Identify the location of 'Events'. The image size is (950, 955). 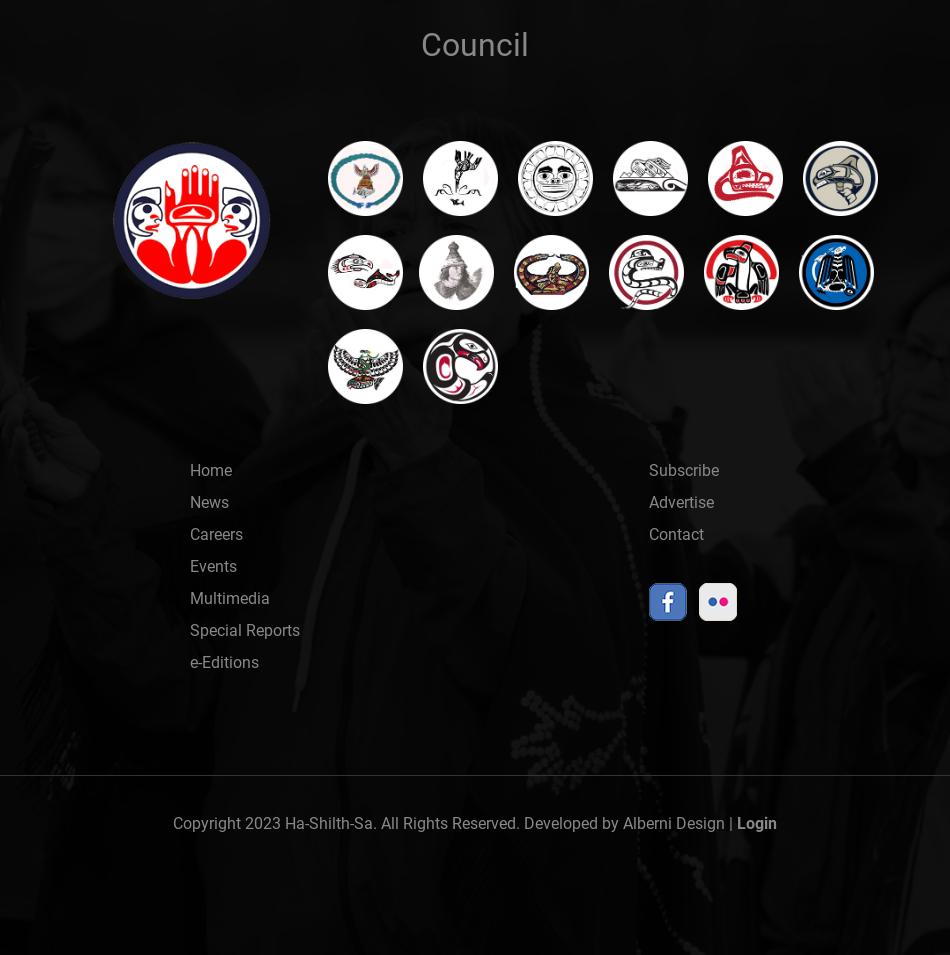
(212, 566).